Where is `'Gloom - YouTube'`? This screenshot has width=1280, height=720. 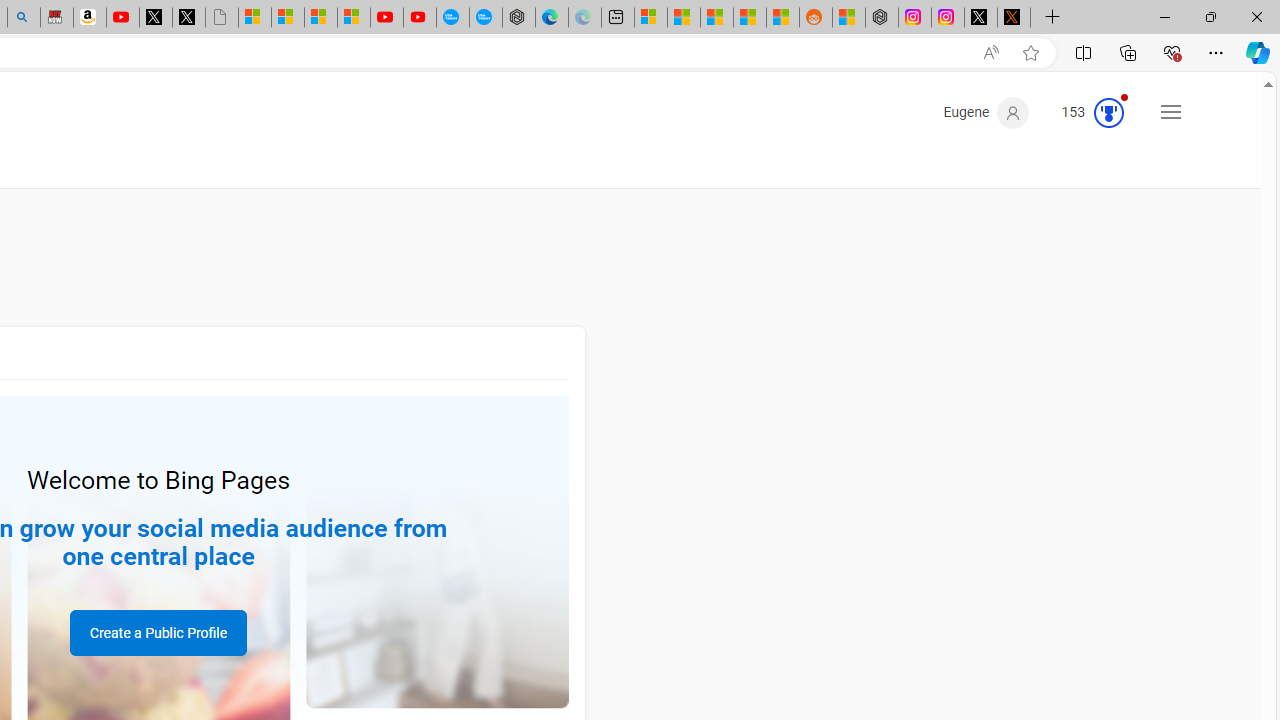
'Gloom - YouTube' is located at coordinates (387, 17).